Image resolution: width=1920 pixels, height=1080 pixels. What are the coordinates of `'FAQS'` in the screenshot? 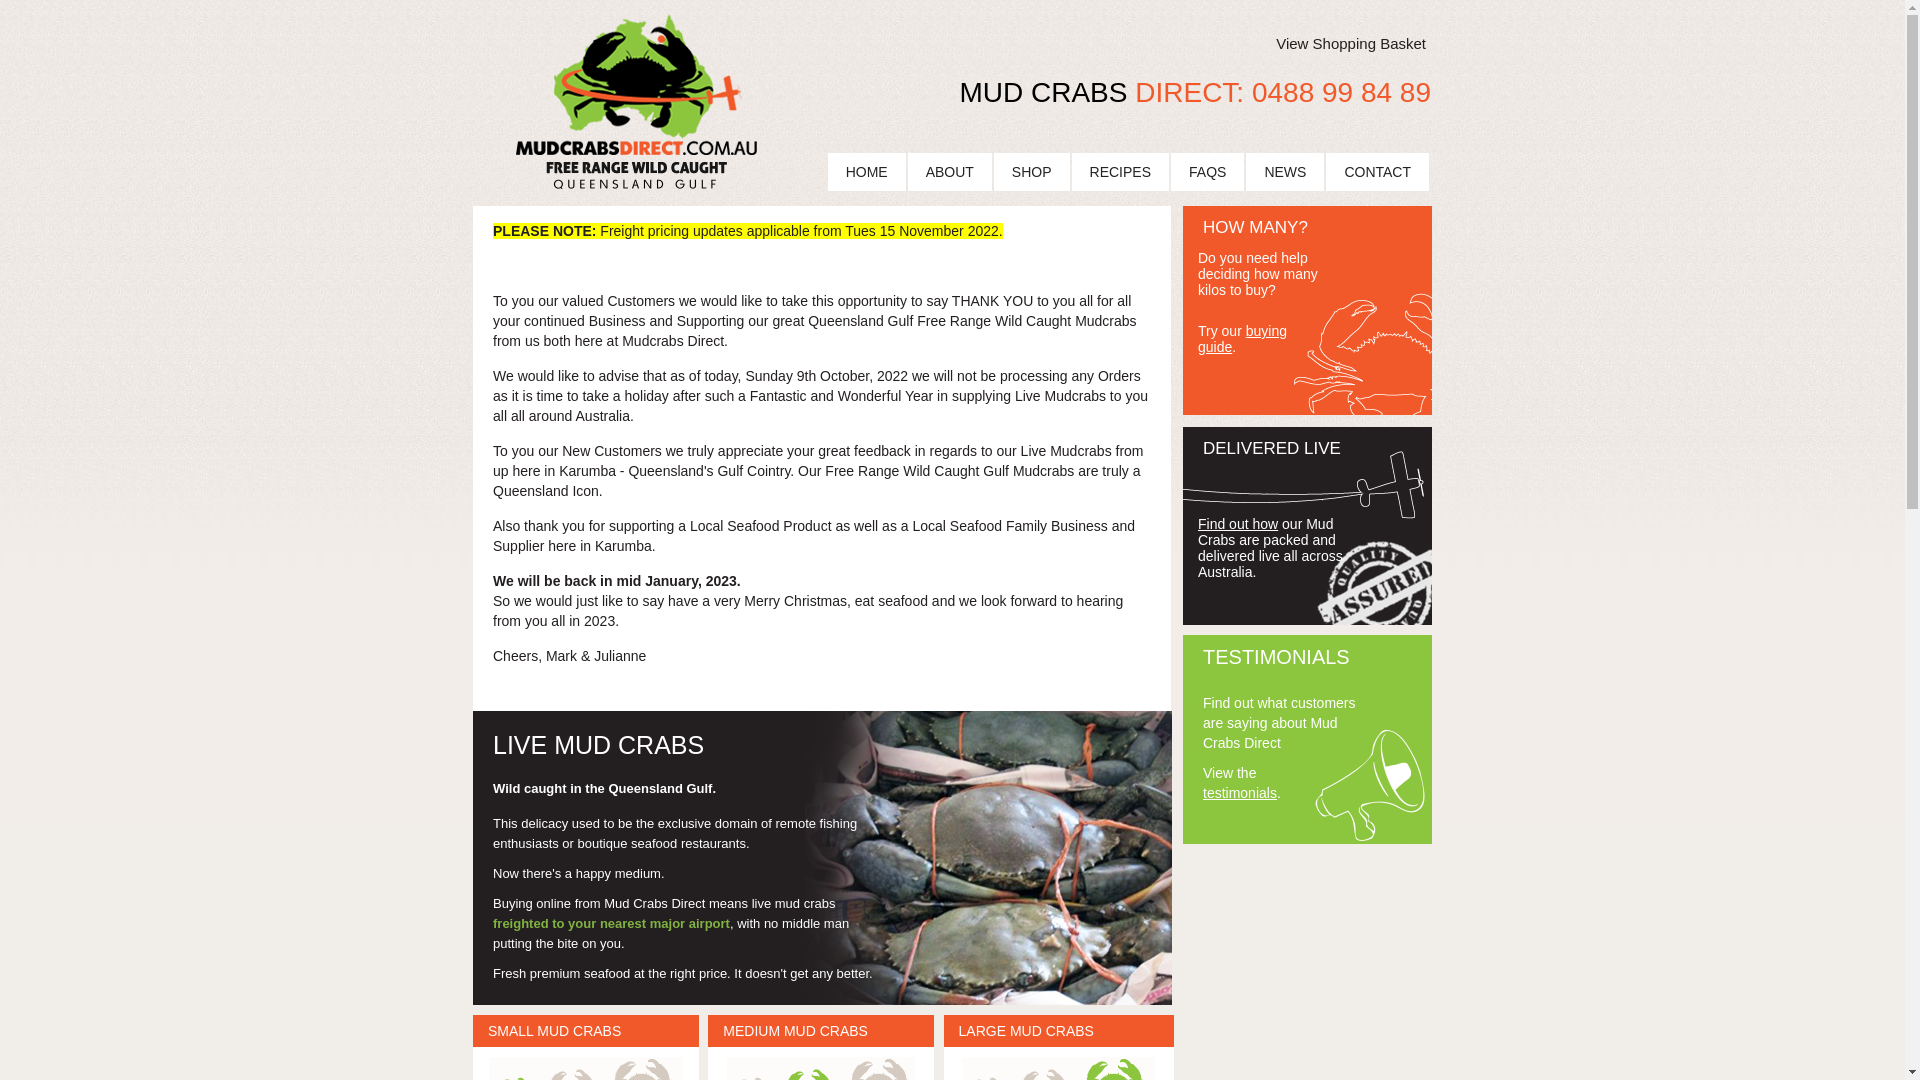 It's located at (1171, 171).